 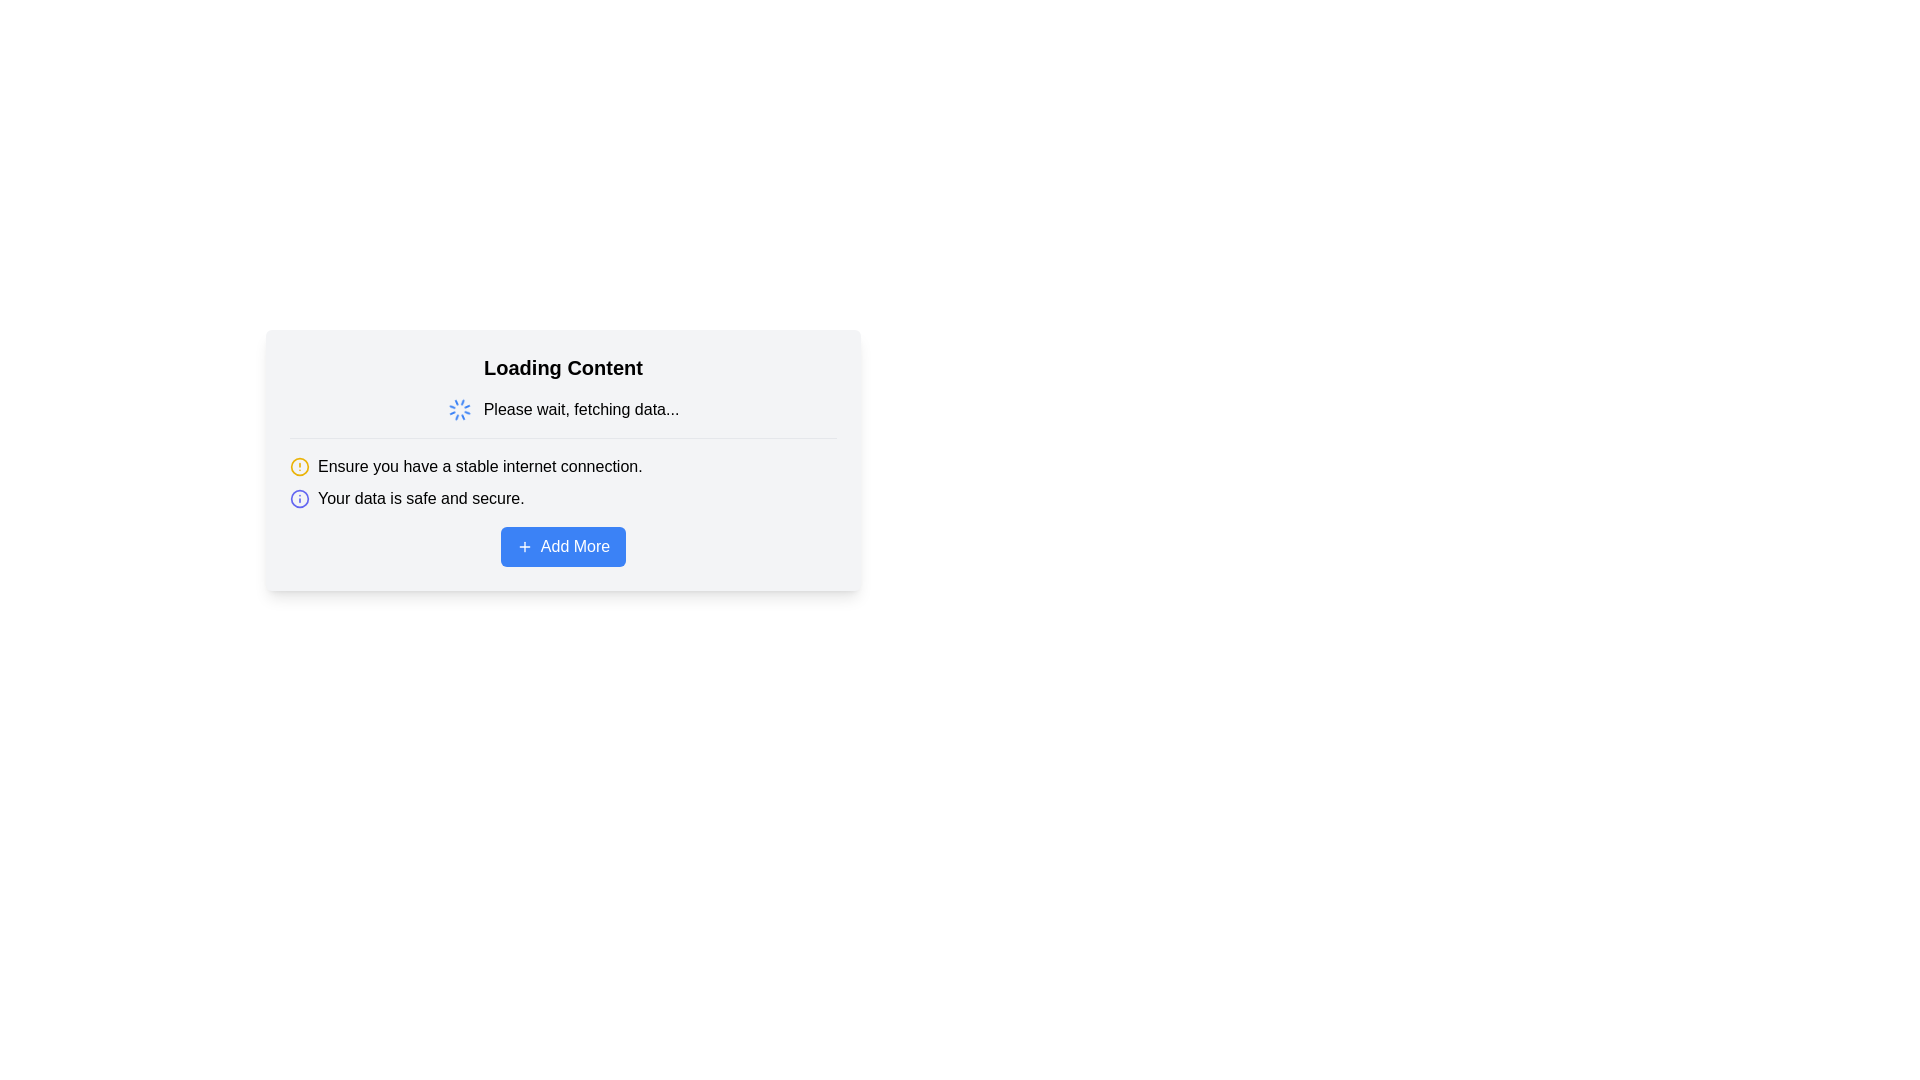 What do you see at coordinates (465, 466) in the screenshot?
I see `informational text that states 'Ensure you have a stable internet connection.' which is represented by a yellow warning icon and is located in the second section below the header 'Loading Content'` at bounding box center [465, 466].